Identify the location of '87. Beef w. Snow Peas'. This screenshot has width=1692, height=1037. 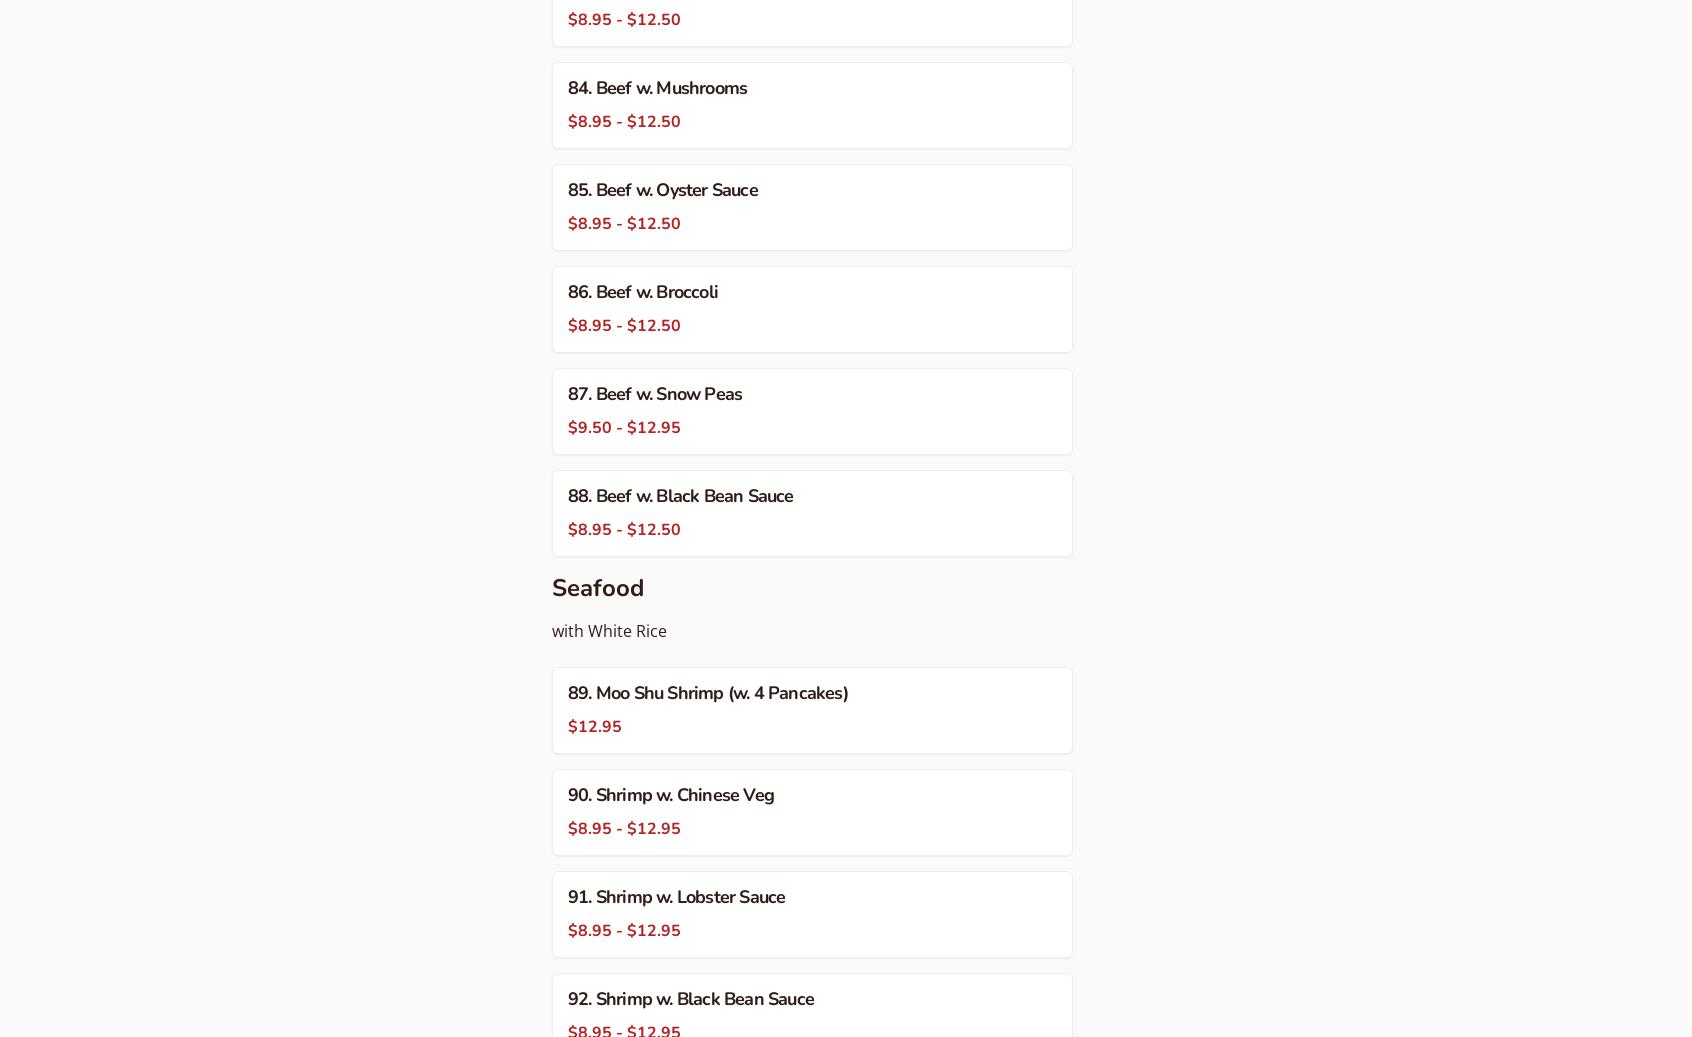
(654, 392).